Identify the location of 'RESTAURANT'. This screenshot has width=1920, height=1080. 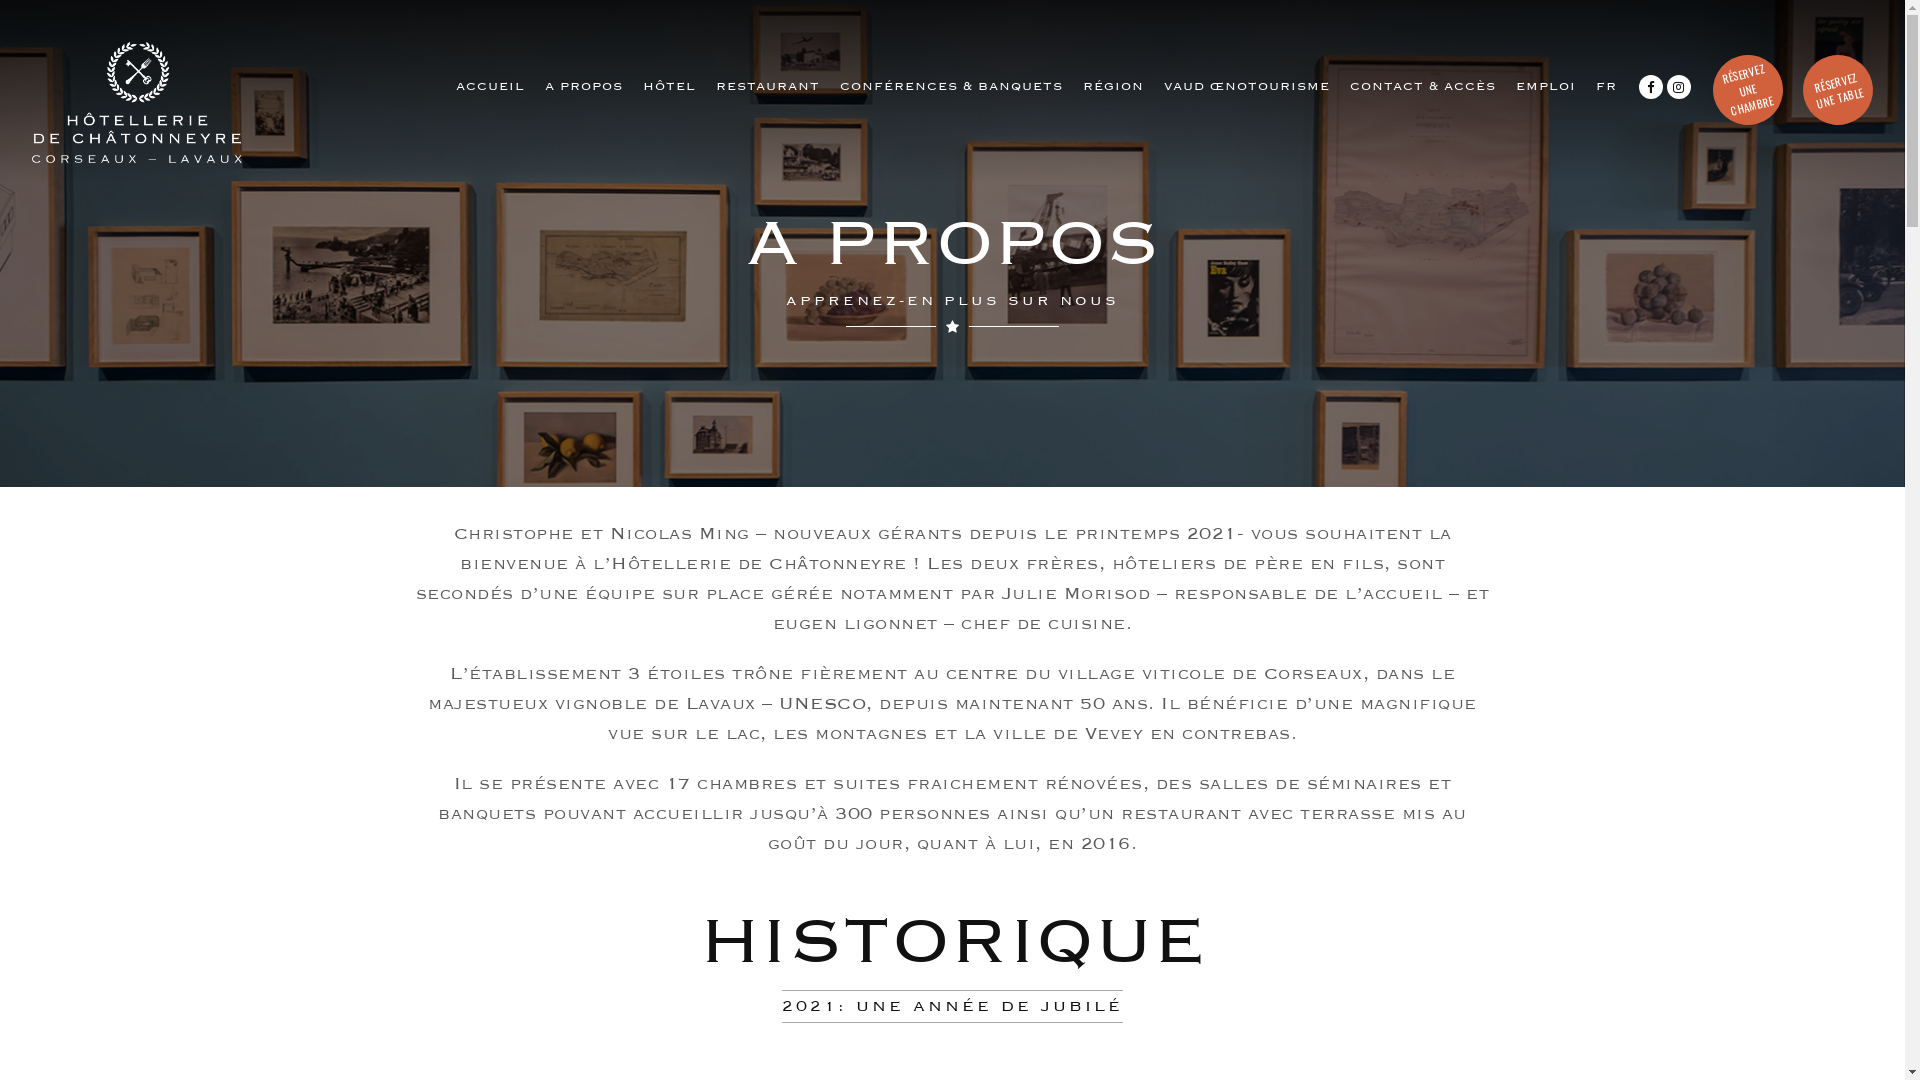
(767, 84).